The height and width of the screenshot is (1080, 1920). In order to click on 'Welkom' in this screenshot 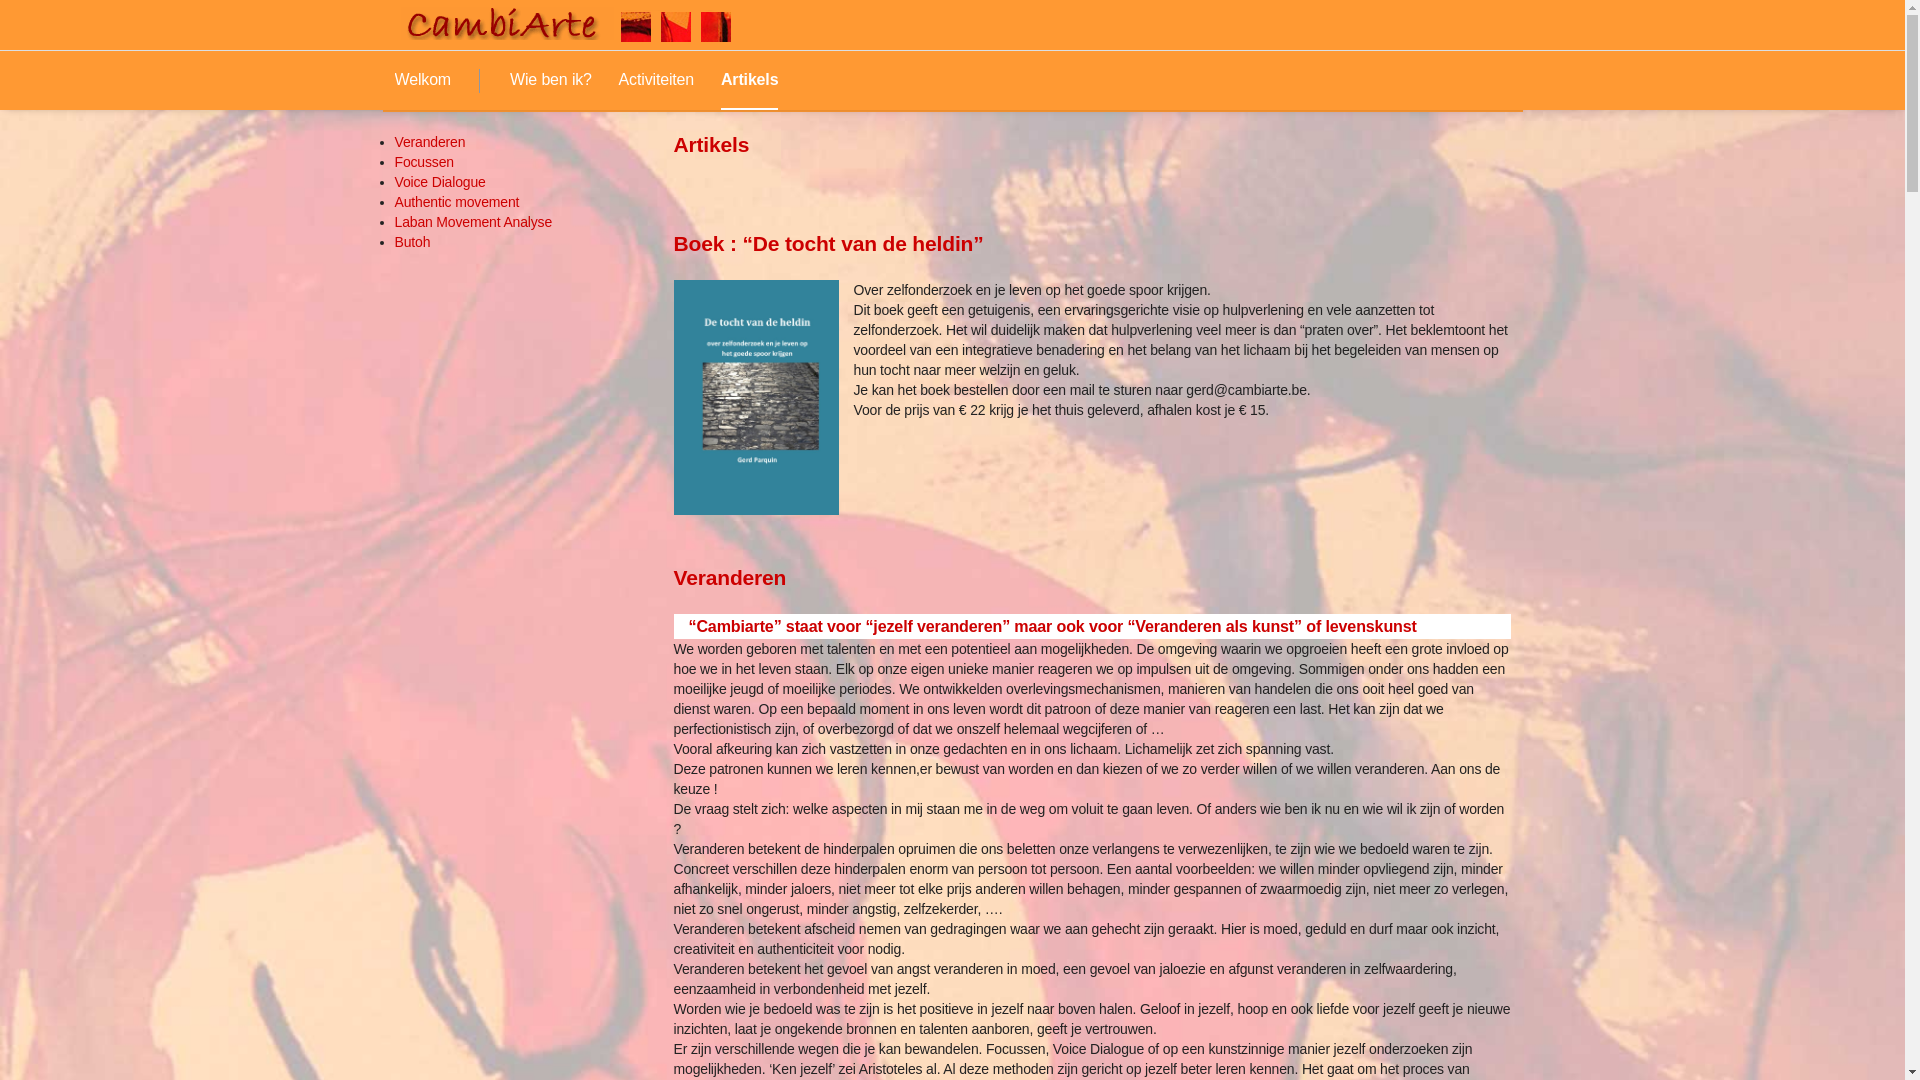, I will do `click(421, 79)`.